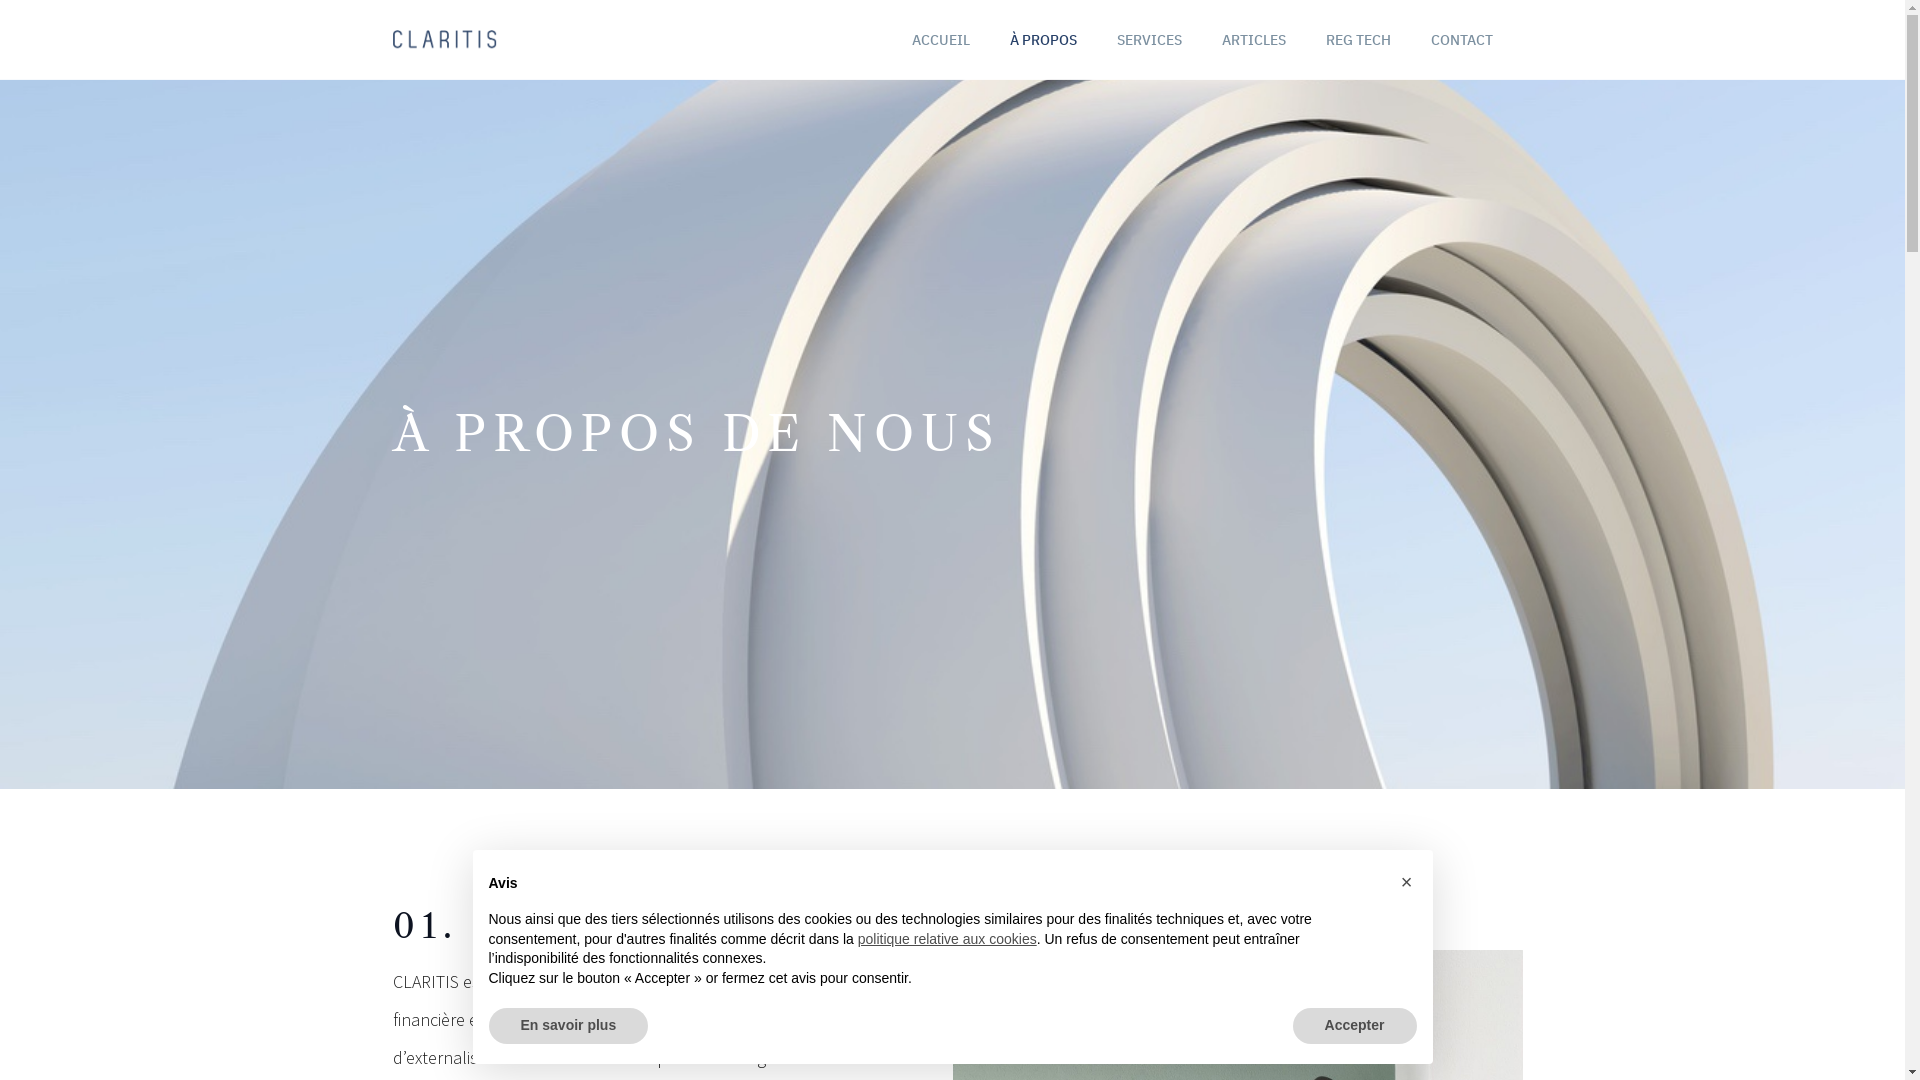 This screenshot has width=1920, height=1080. Describe the element at coordinates (1354, 1026) in the screenshot. I see `'Accepter'` at that location.